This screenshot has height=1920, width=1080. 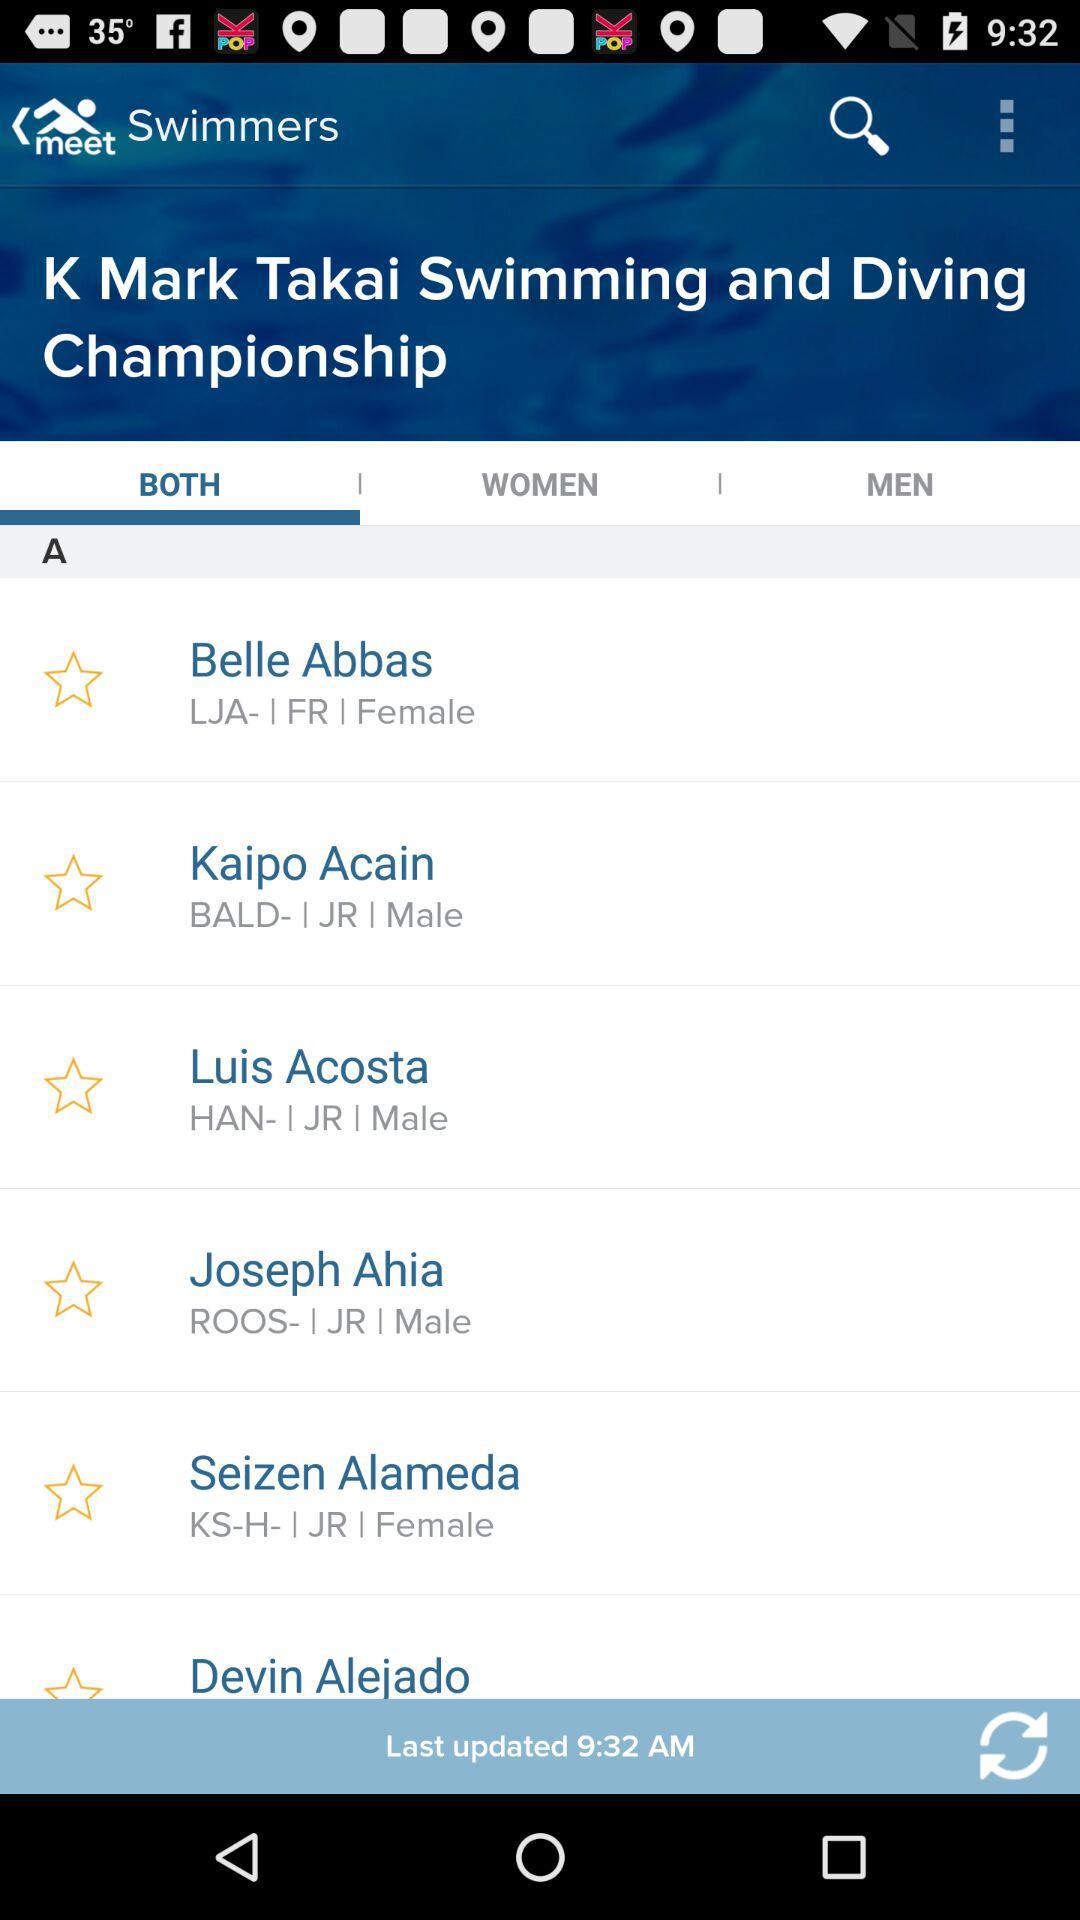 I want to click on adds the element to favorites, so click(x=72, y=1493).